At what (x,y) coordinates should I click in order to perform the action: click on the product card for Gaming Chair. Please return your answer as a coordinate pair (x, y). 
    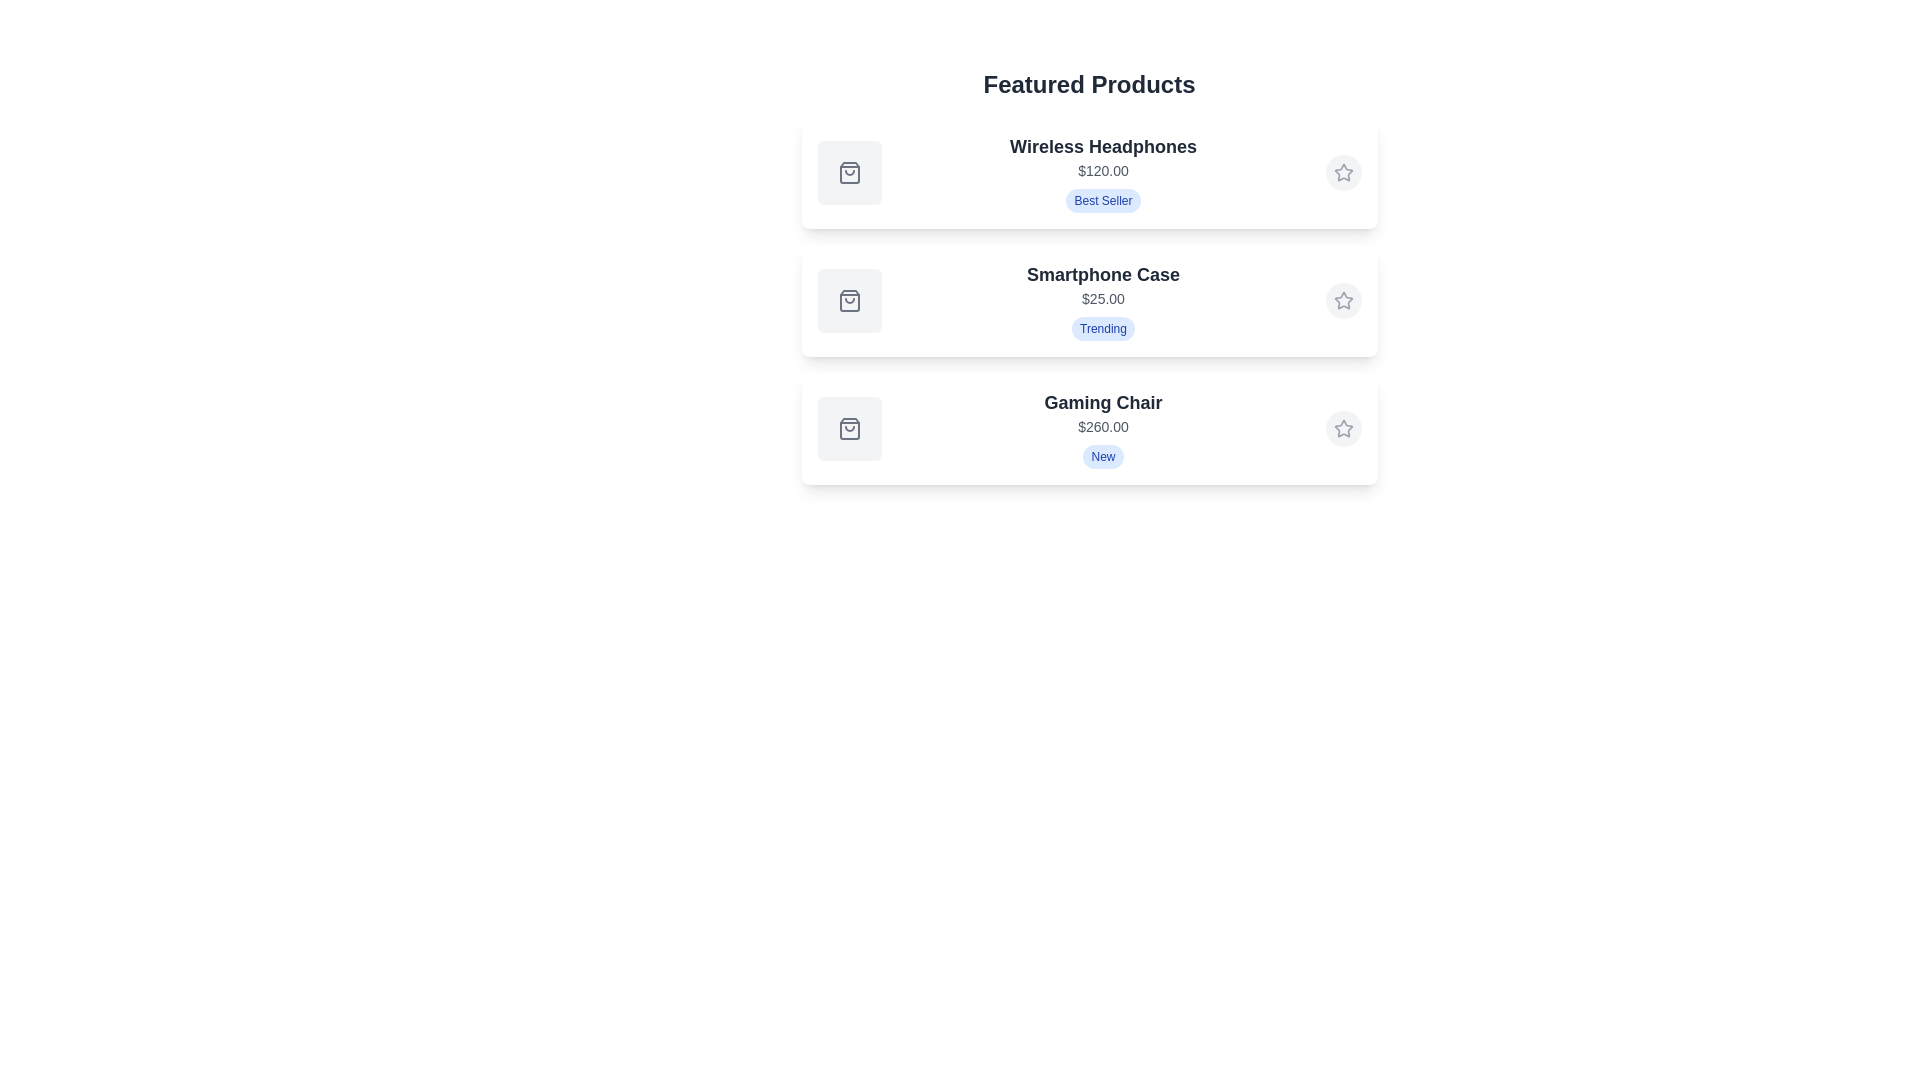
    Looking at the image, I should click on (1088, 427).